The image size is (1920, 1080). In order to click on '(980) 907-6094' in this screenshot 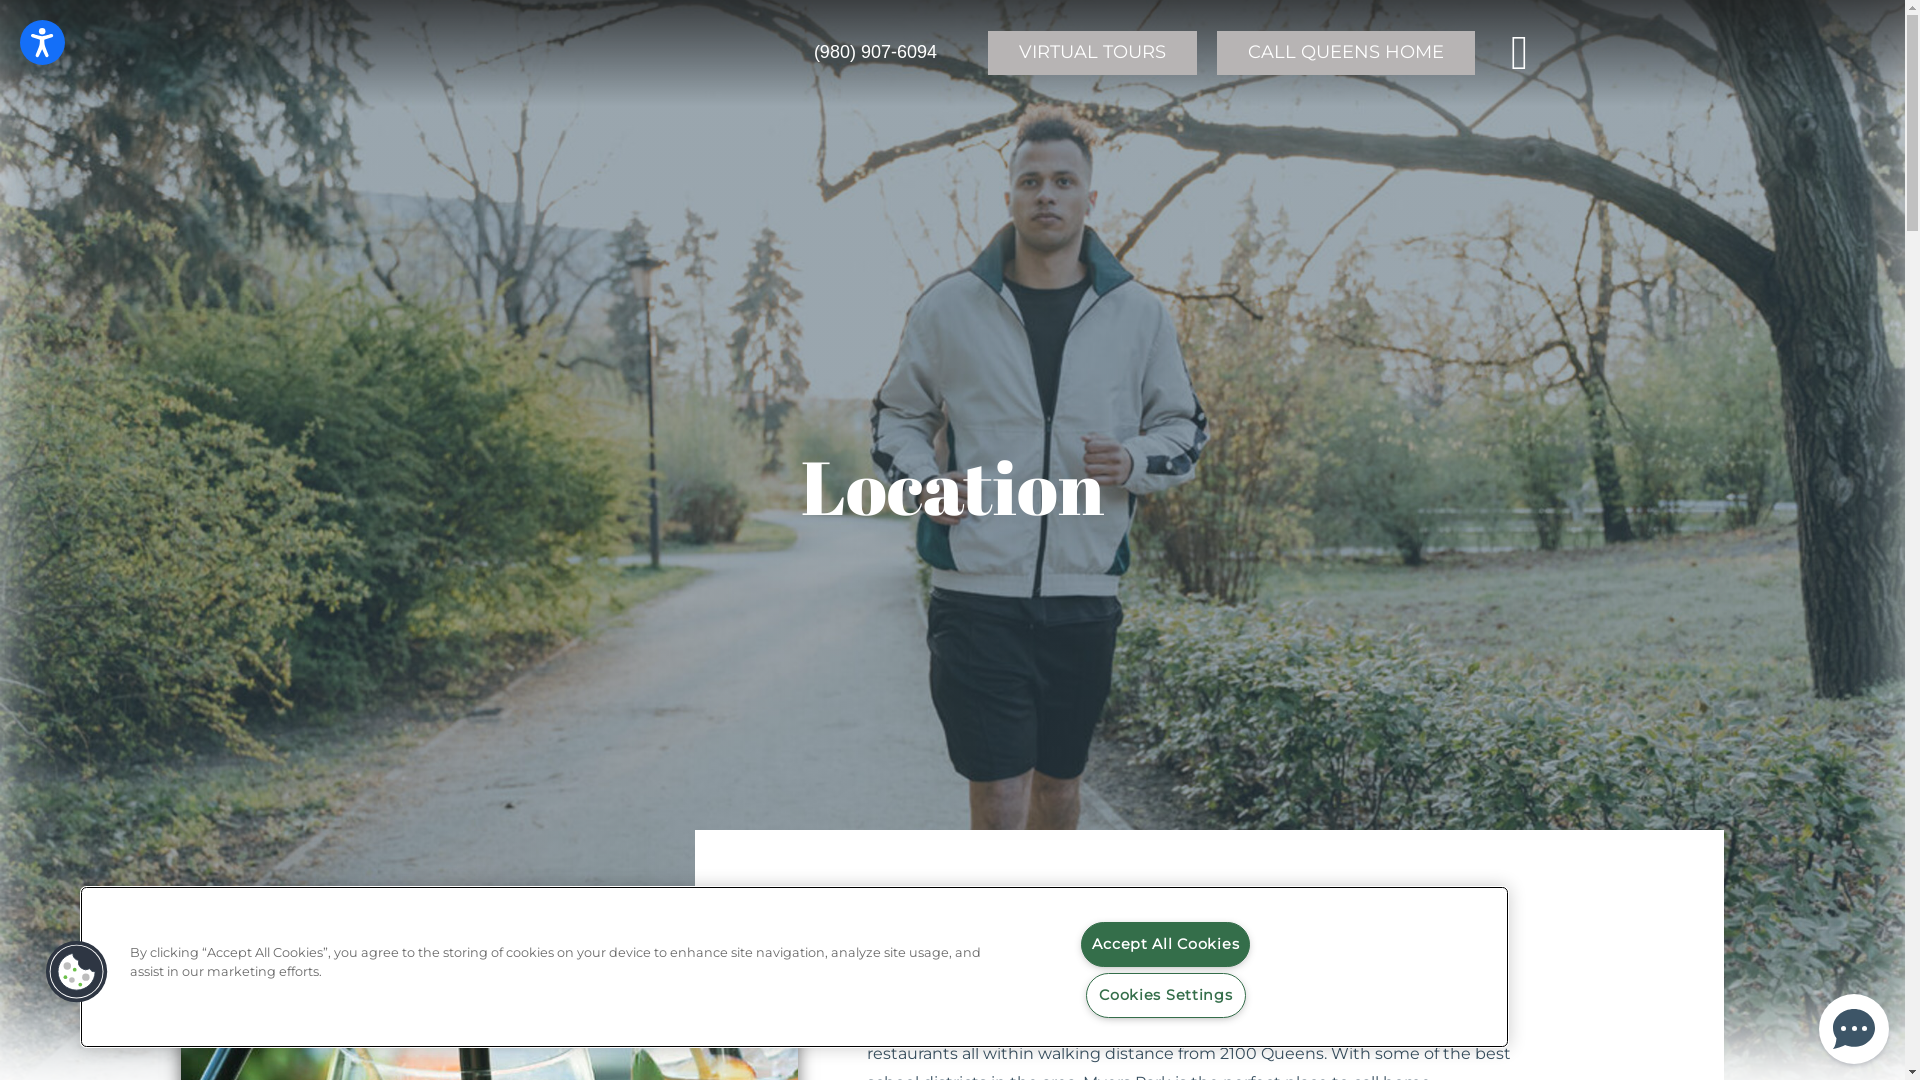, I will do `click(875, 52)`.